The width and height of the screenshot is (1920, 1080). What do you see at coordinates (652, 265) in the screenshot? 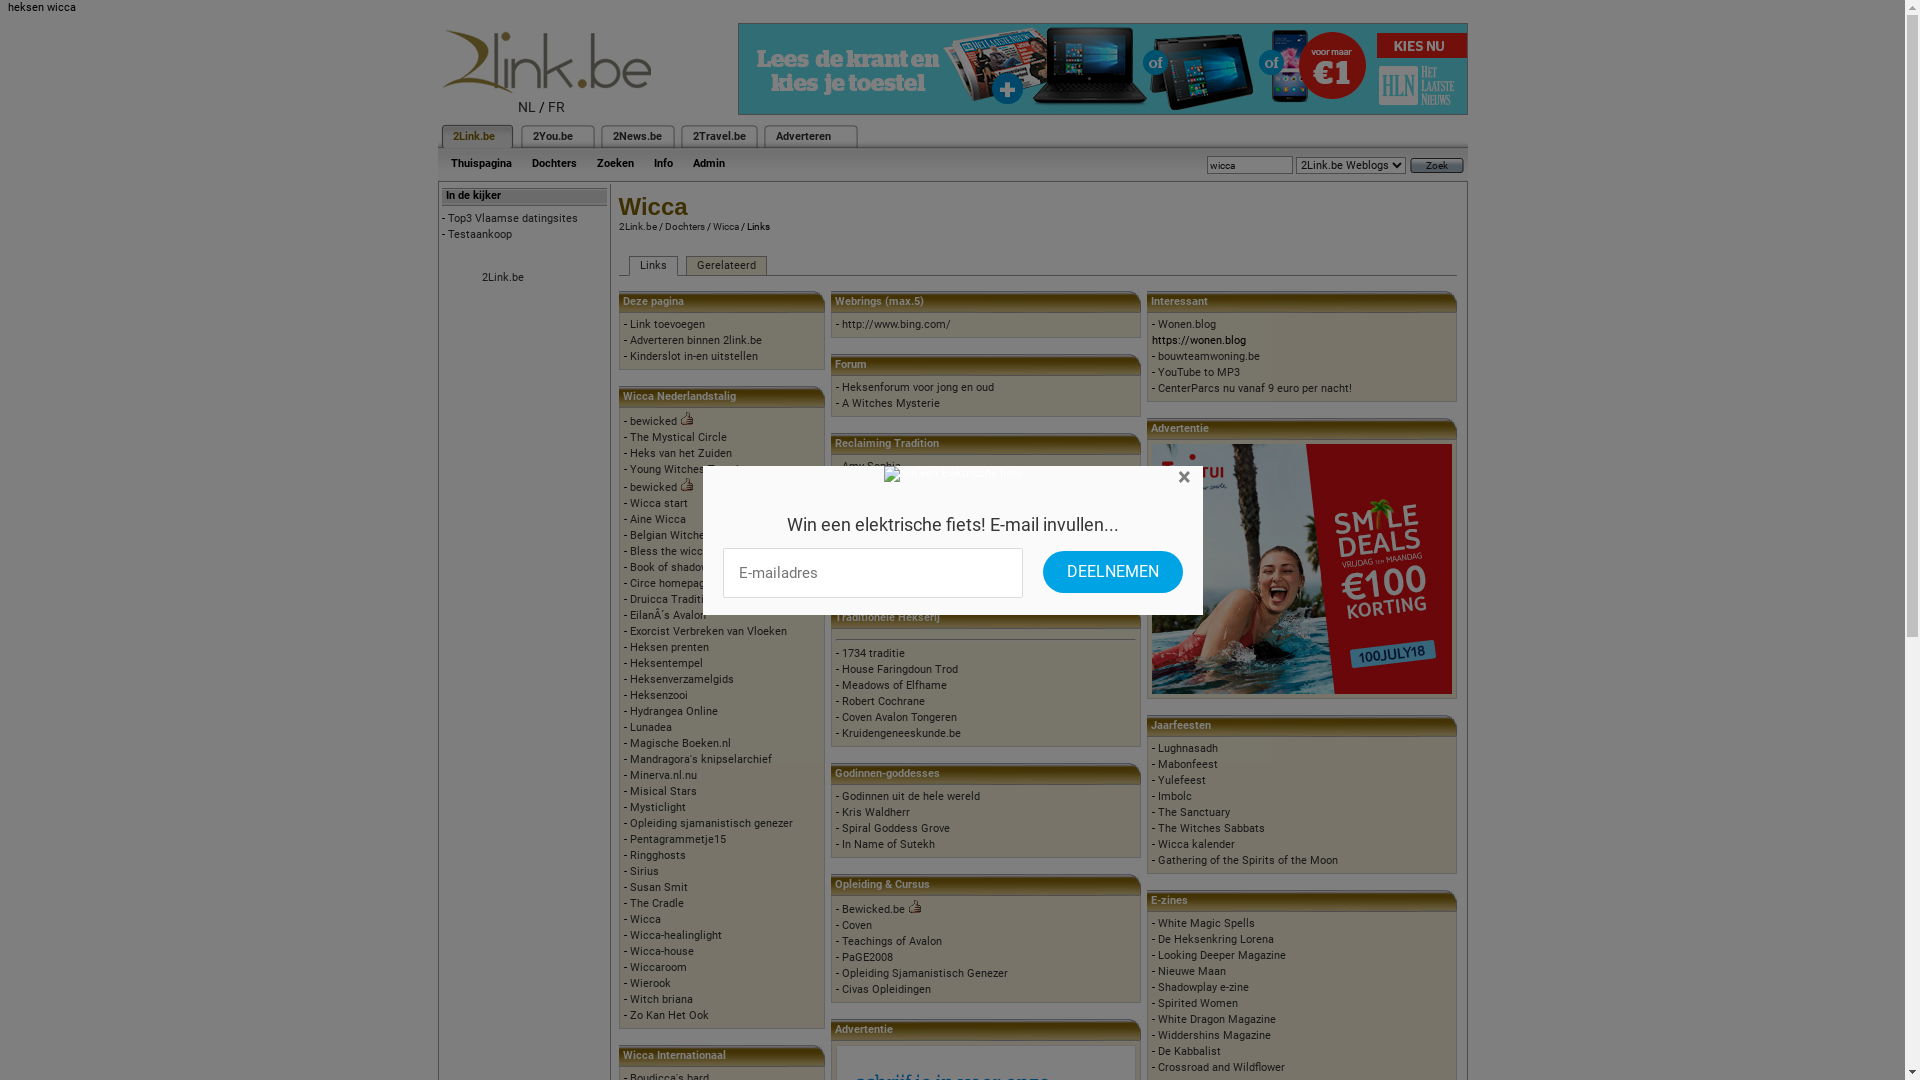
I see `'Links'` at bounding box center [652, 265].